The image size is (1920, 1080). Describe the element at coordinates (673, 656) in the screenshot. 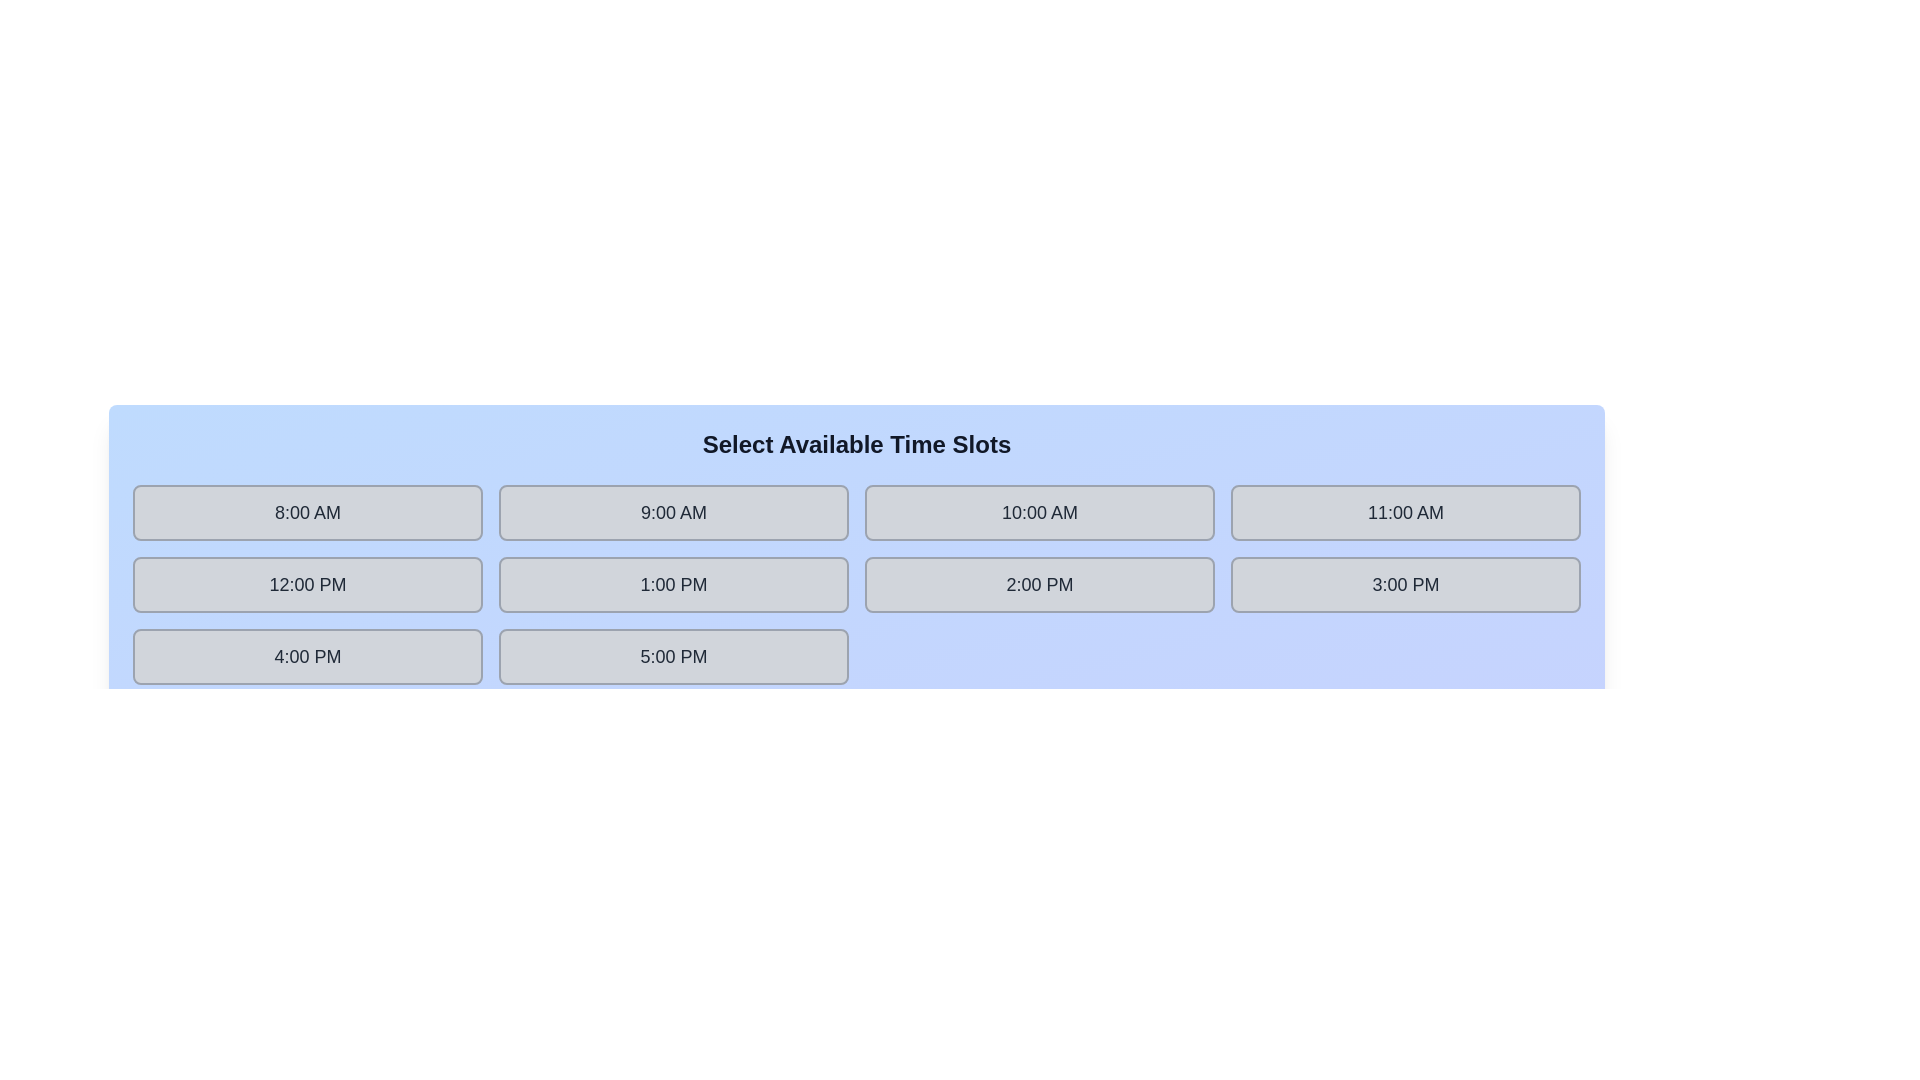

I see `the time slot labeled 5:00 PM` at that location.